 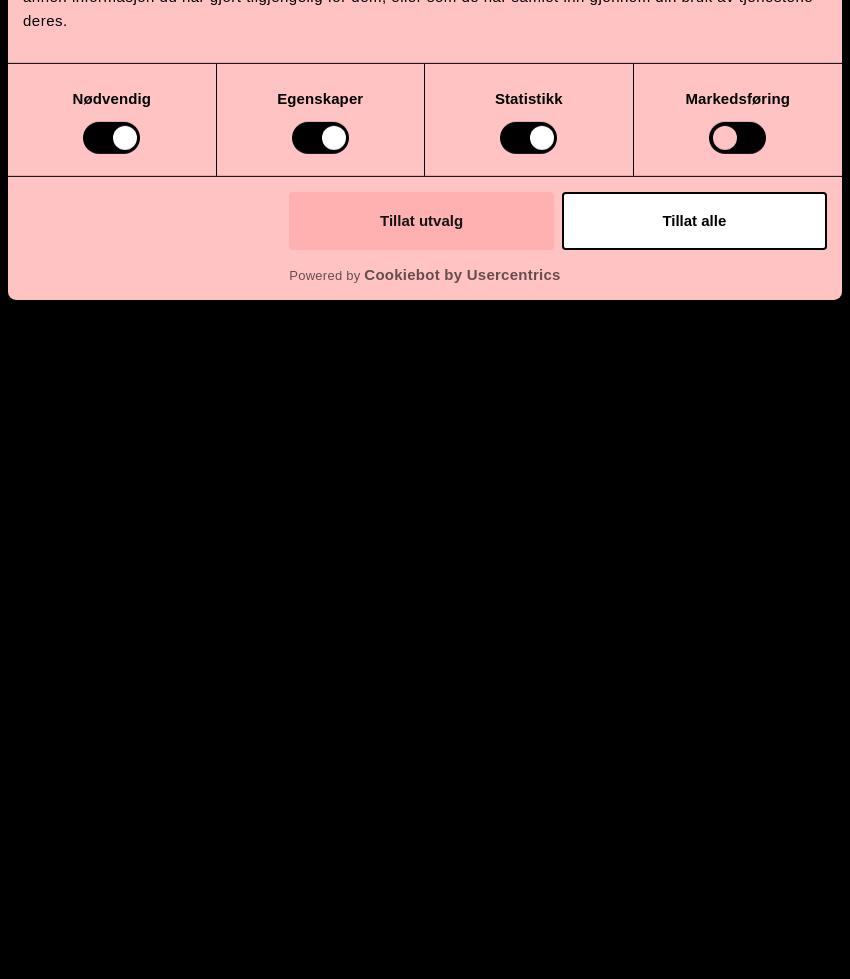 I want to click on 'Nødvendig', so click(x=71, y=97).